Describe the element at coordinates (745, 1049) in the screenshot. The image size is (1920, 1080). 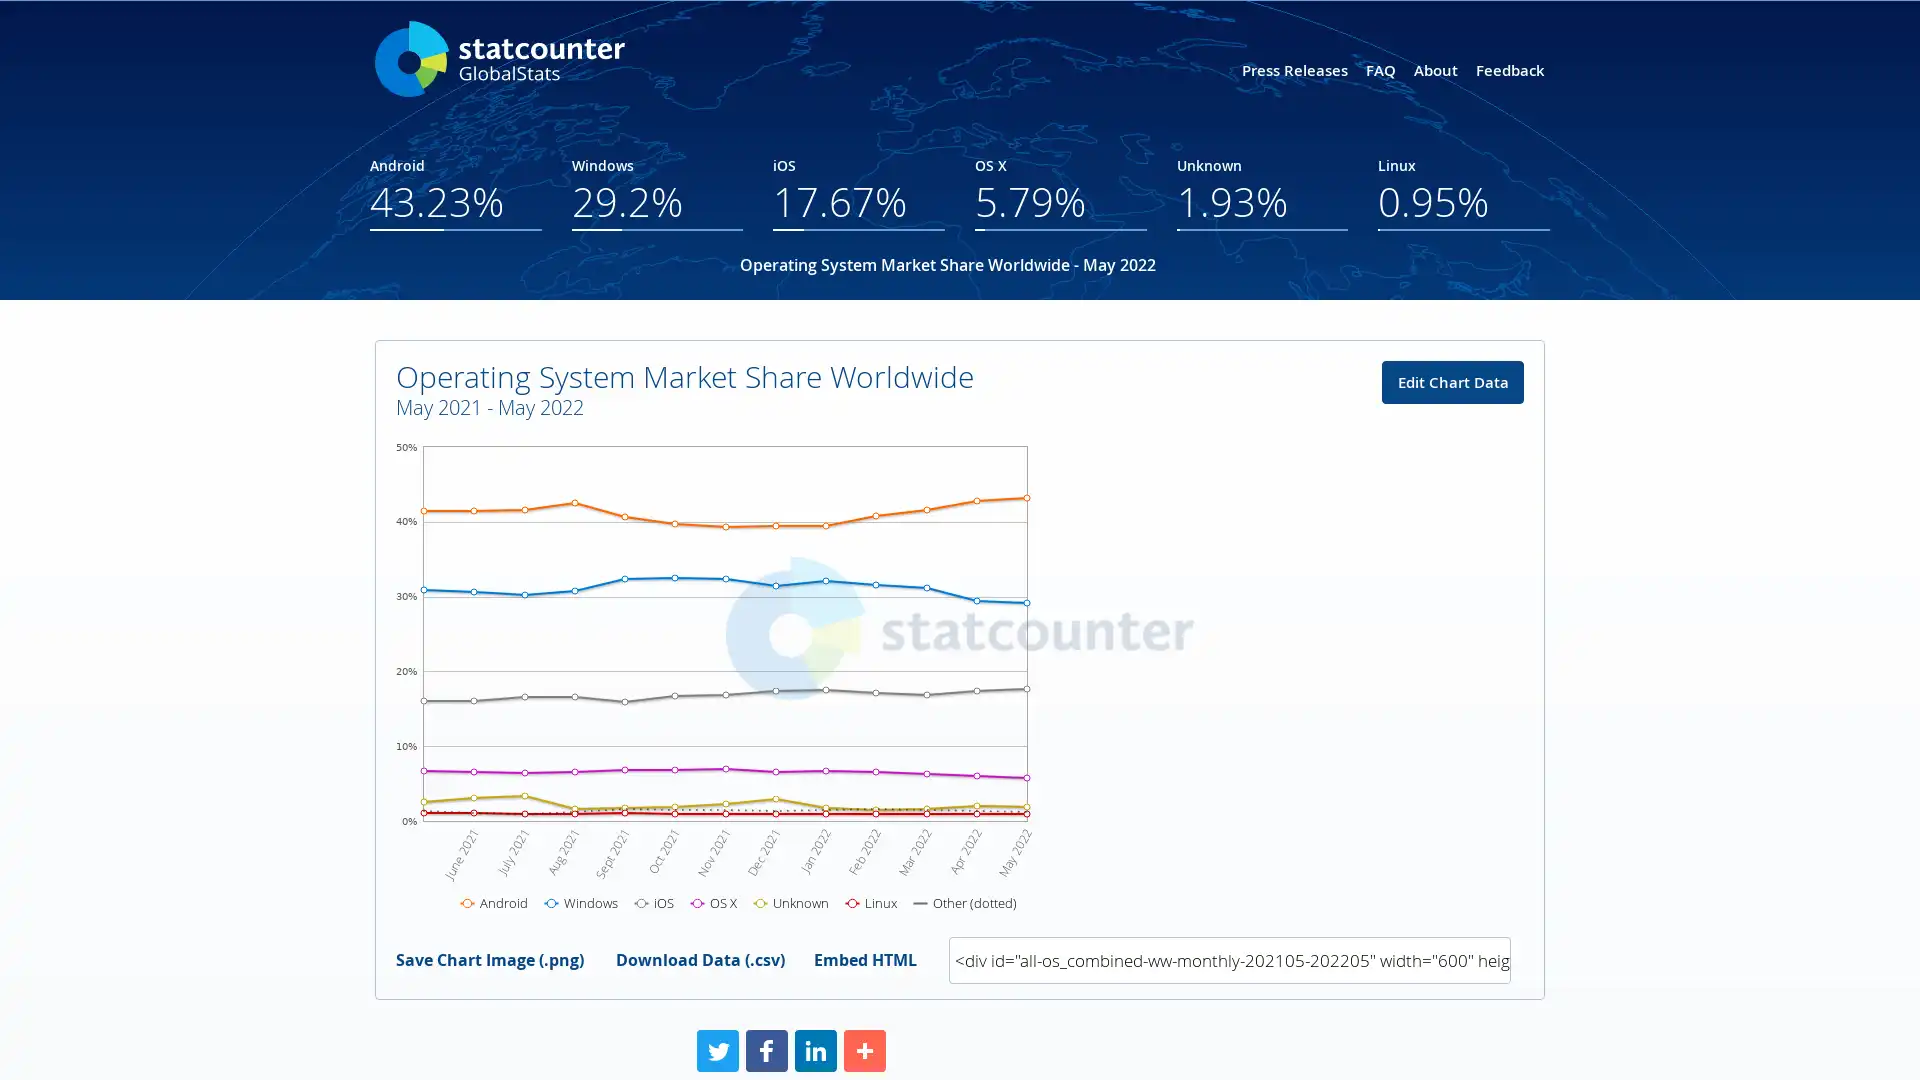
I see `Share to Twitter Twitter` at that location.